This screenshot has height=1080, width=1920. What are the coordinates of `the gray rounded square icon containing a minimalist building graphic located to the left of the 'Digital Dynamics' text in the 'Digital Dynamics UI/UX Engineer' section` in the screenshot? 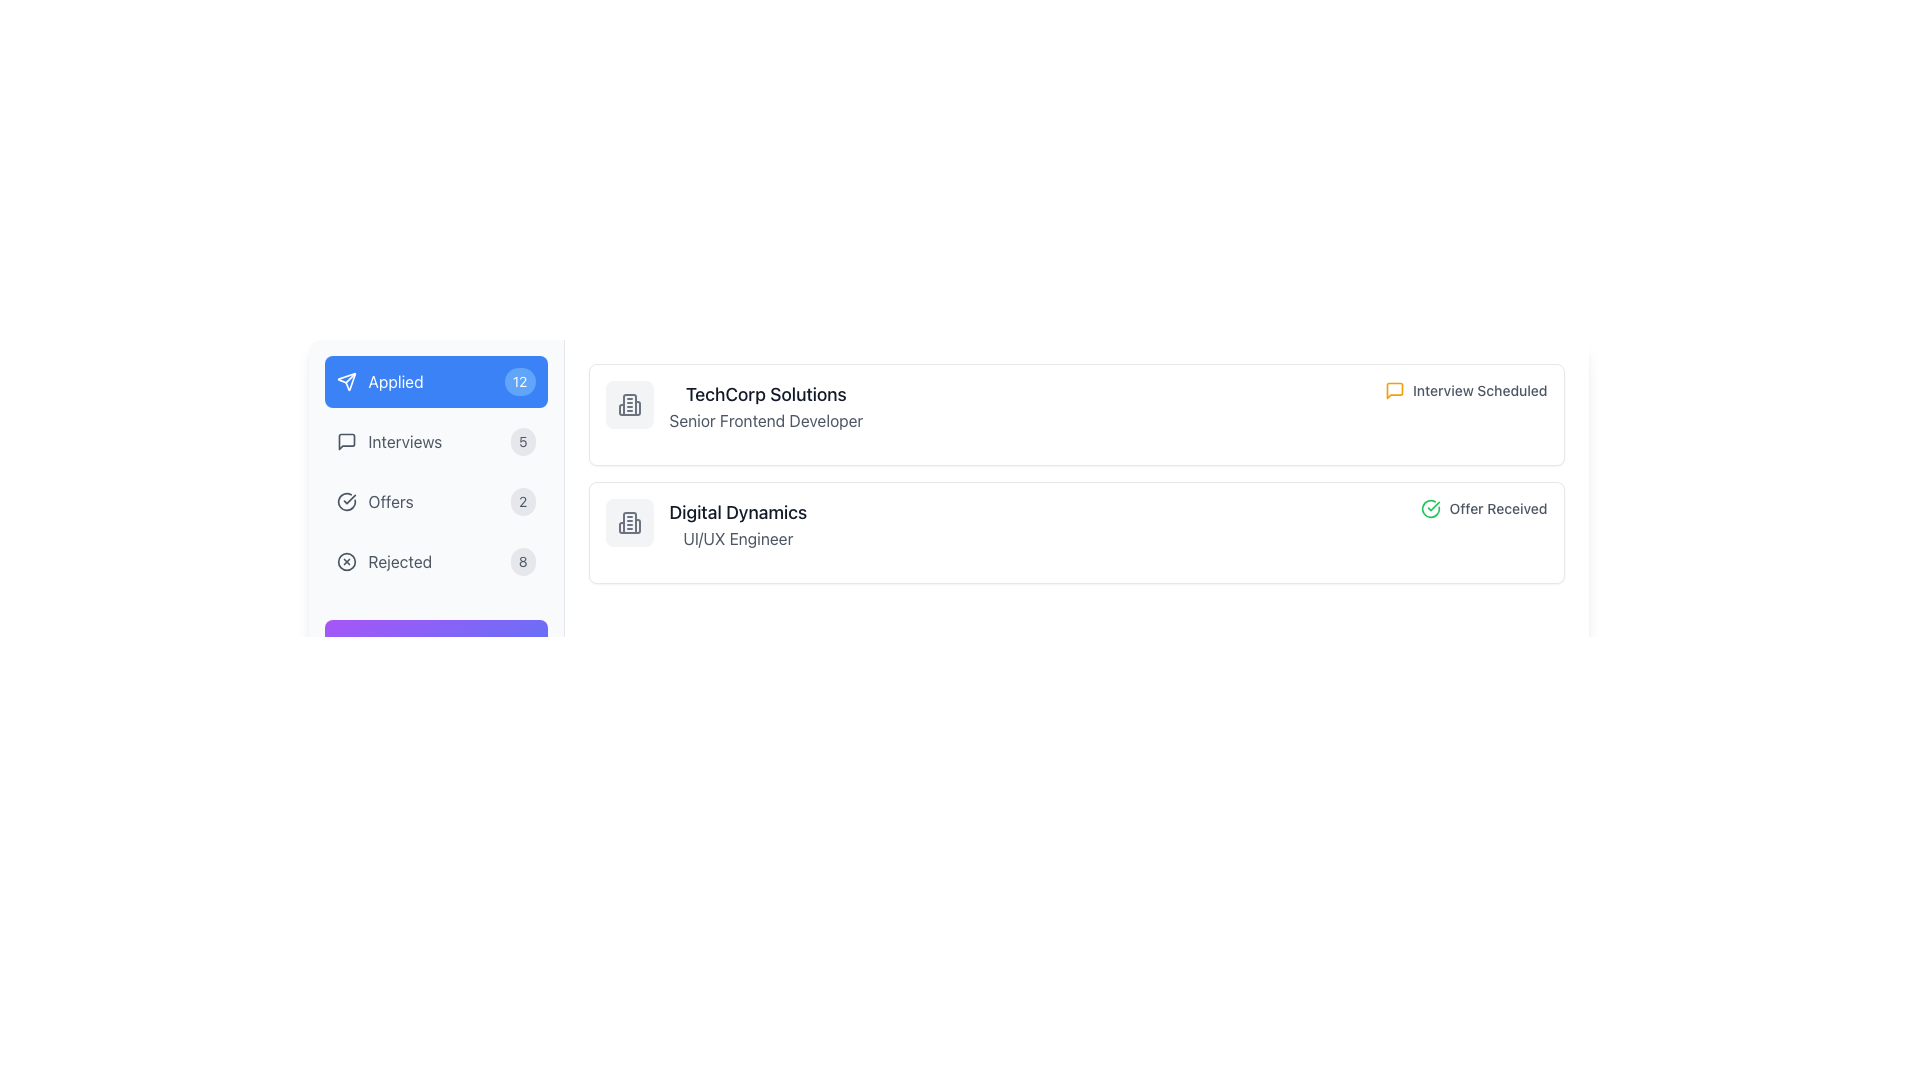 It's located at (628, 522).